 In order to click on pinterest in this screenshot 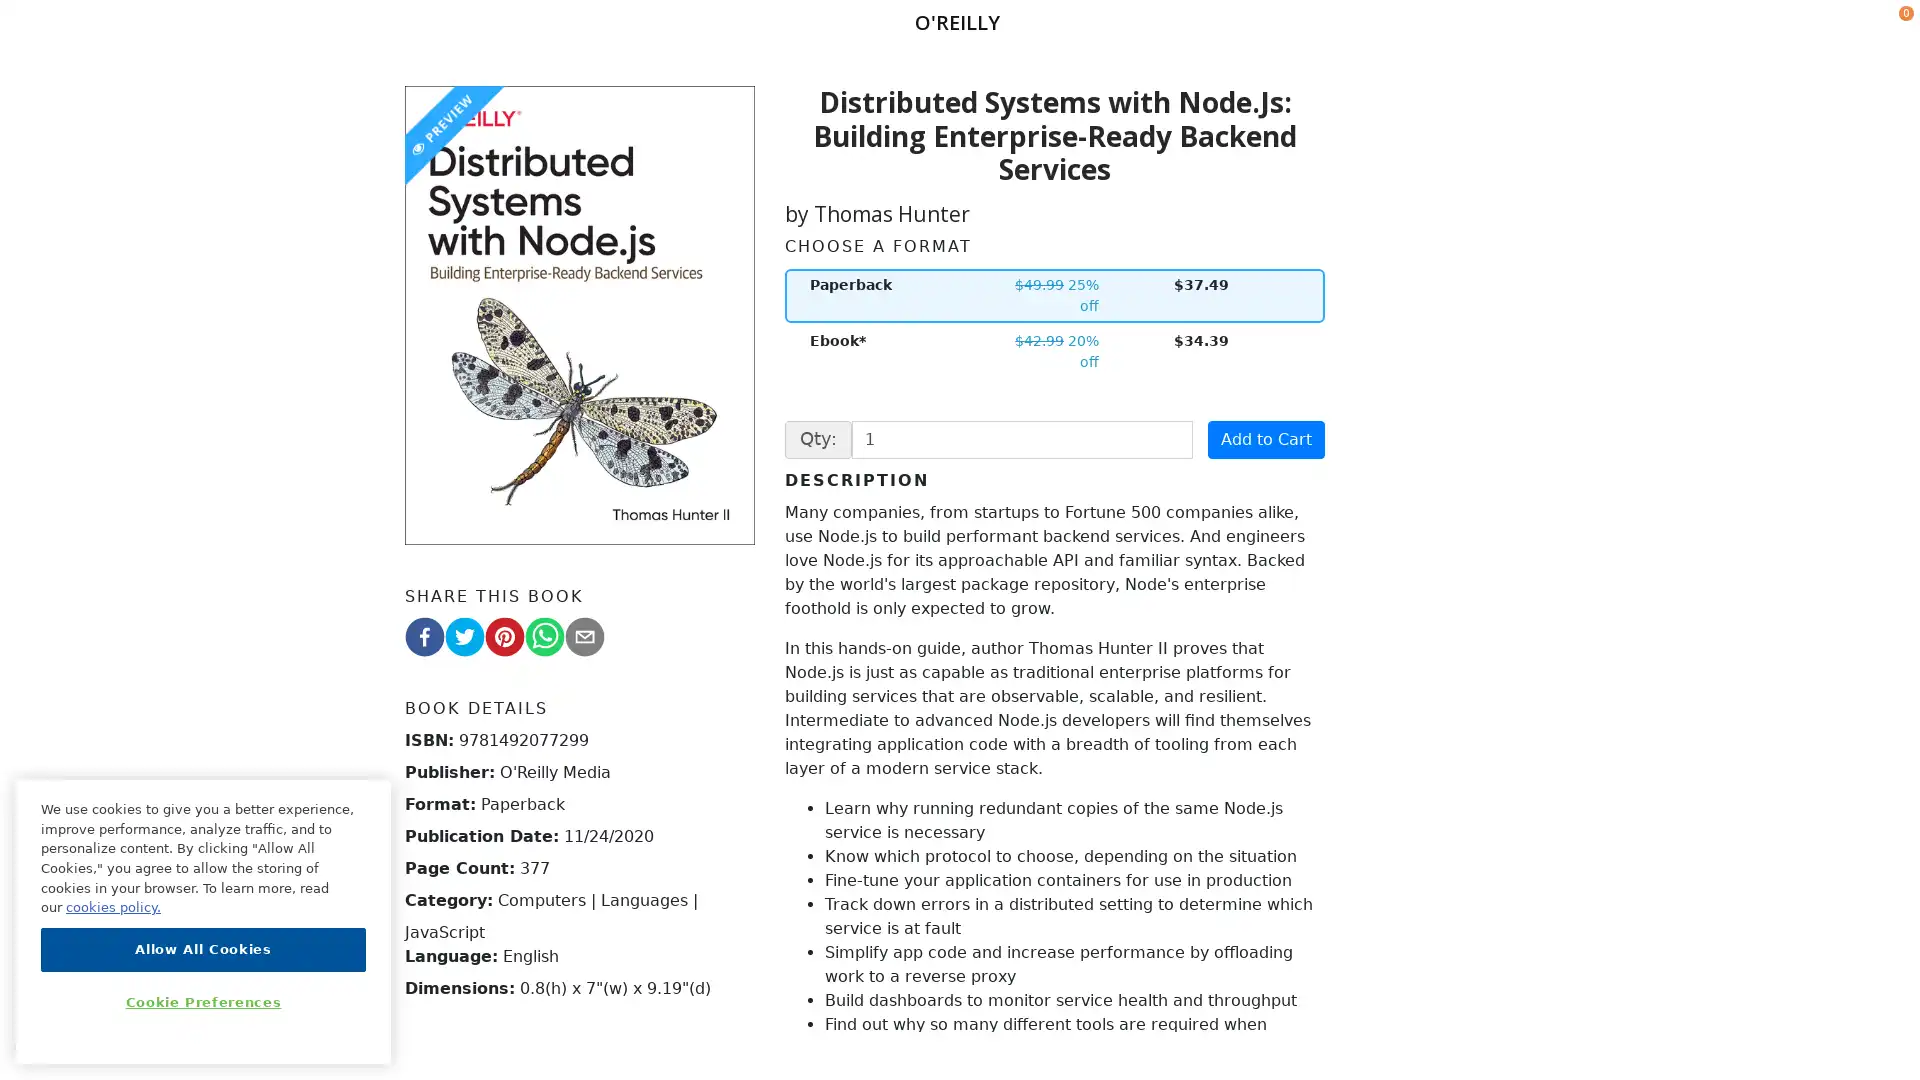, I will do `click(504, 636)`.